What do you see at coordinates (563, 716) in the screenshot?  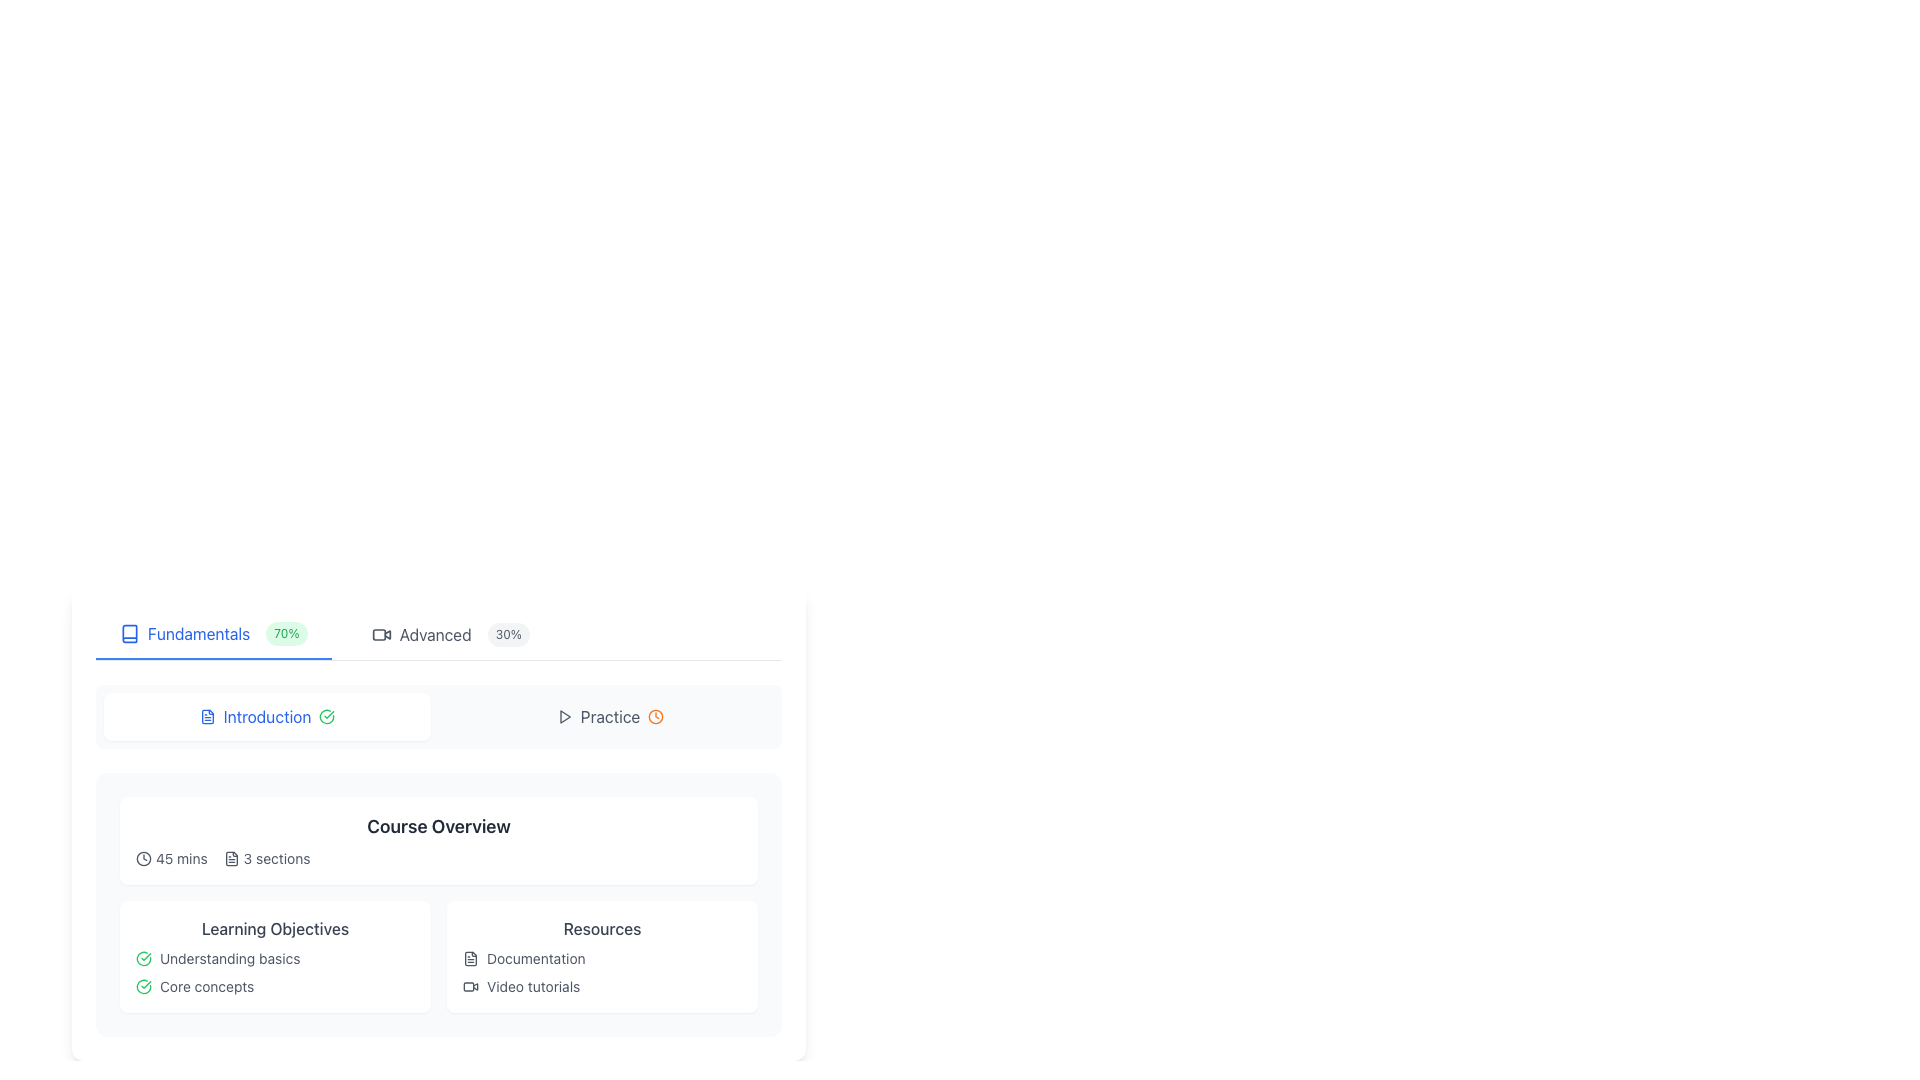 I see `the 'play' icon located within the 'Practice' button in the top navigation section` at bounding box center [563, 716].